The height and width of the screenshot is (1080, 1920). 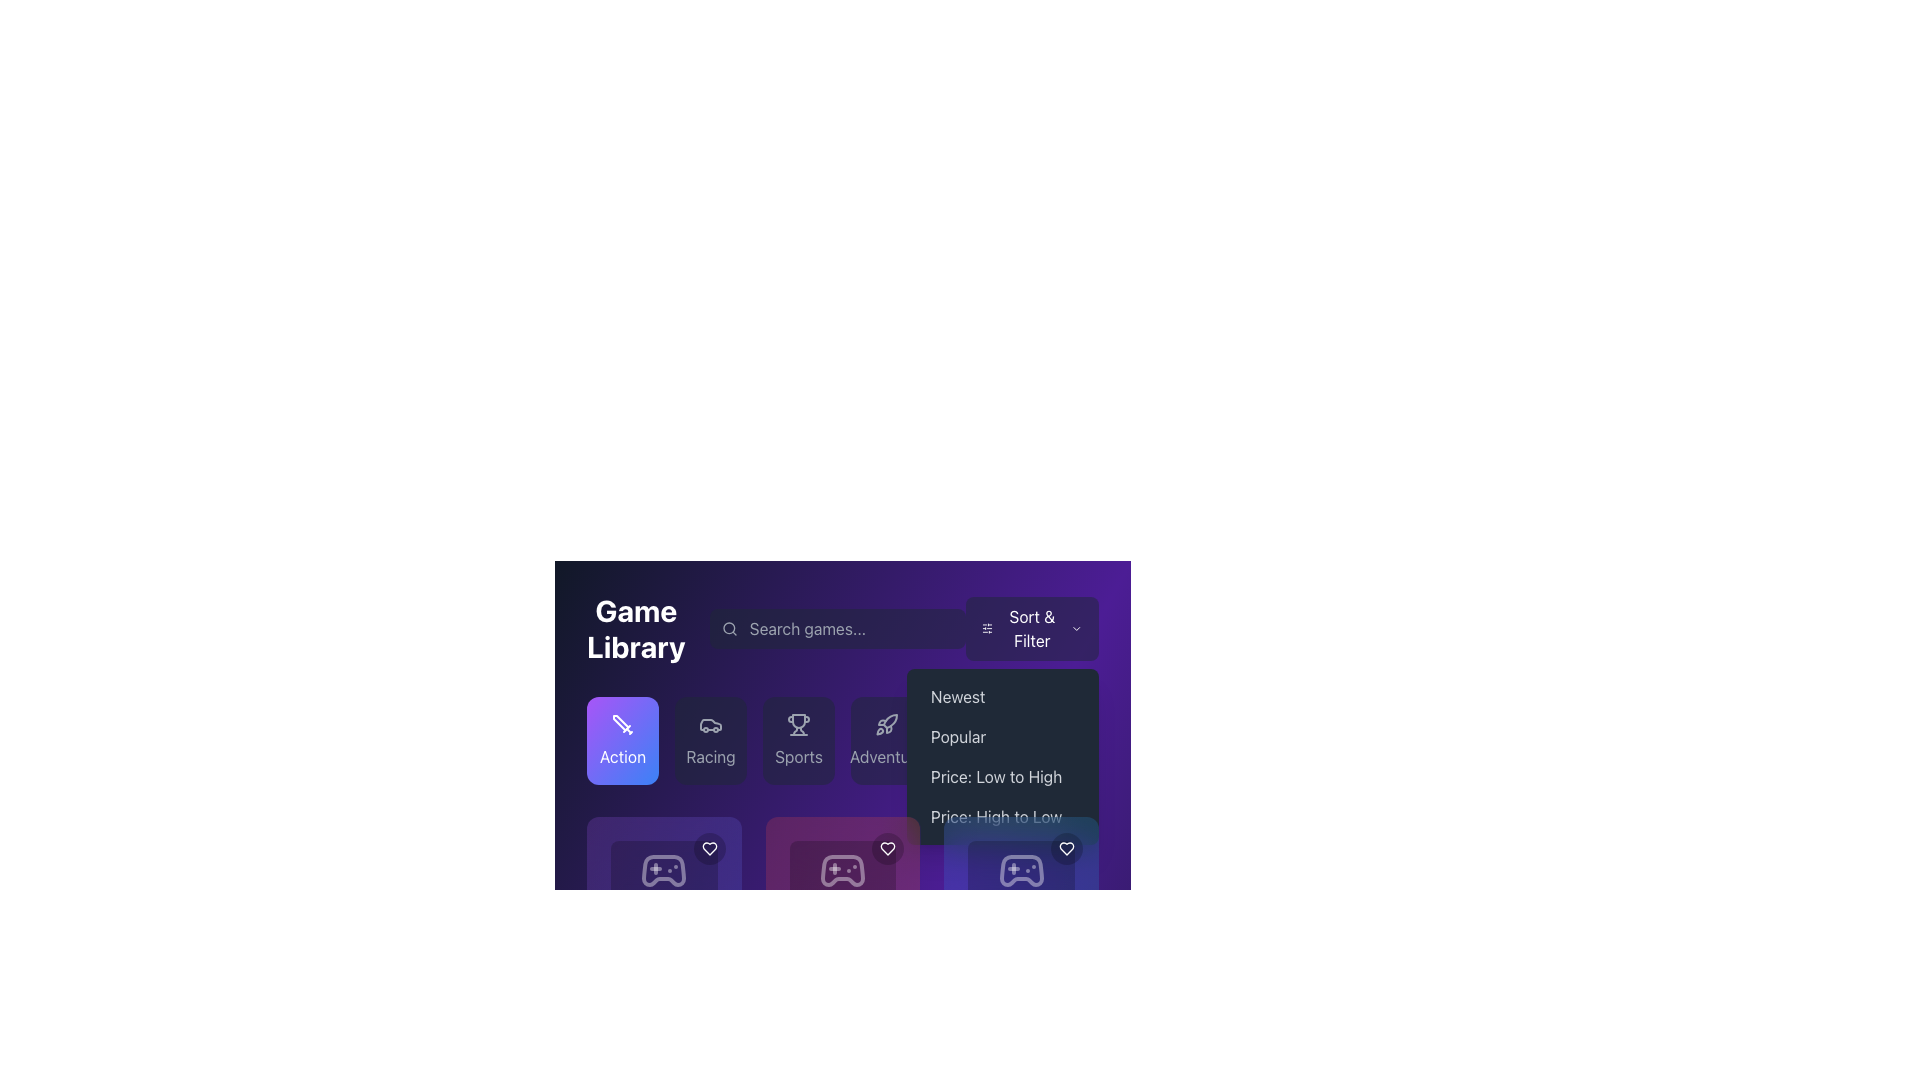 What do you see at coordinates (843, 870) in the screenshot?
I see `the game controller icon, which is the third tile` at bounding box center [843, 870].